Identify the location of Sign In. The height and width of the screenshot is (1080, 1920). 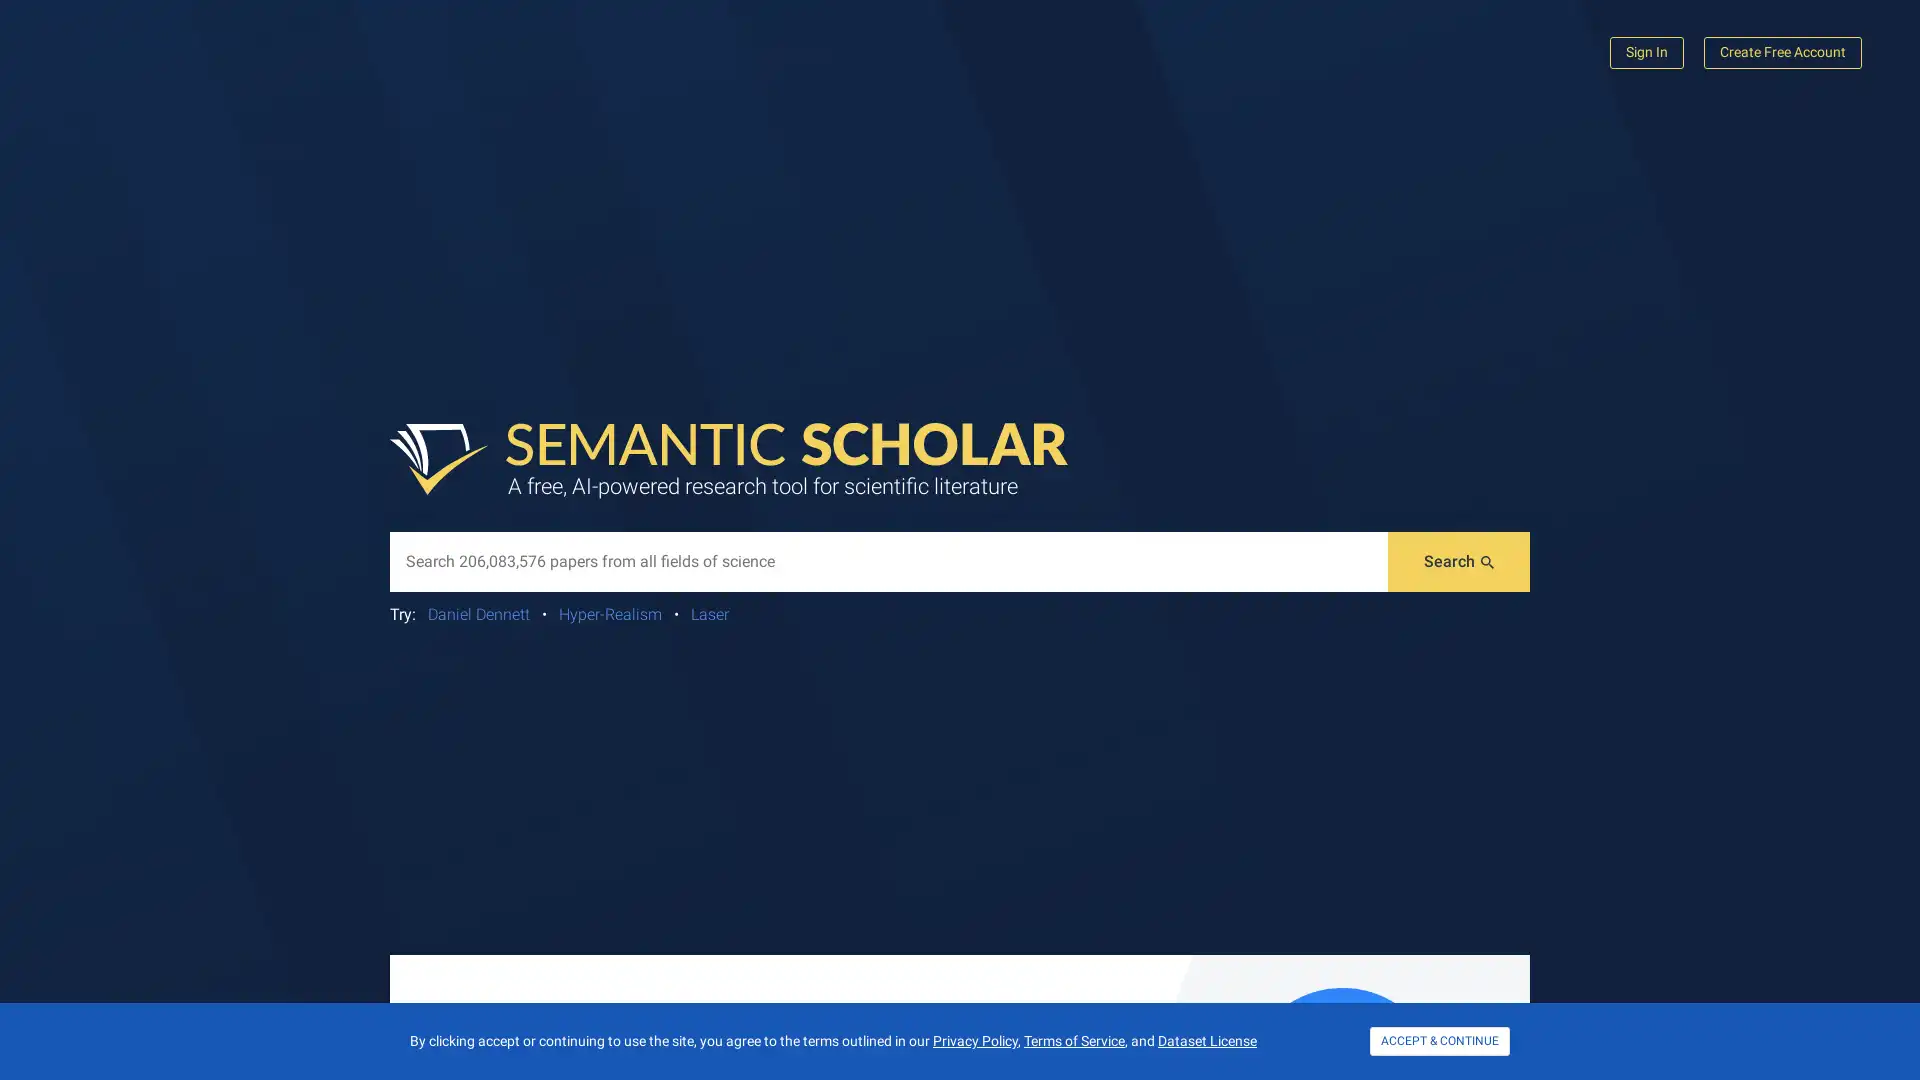
(1646, 51).